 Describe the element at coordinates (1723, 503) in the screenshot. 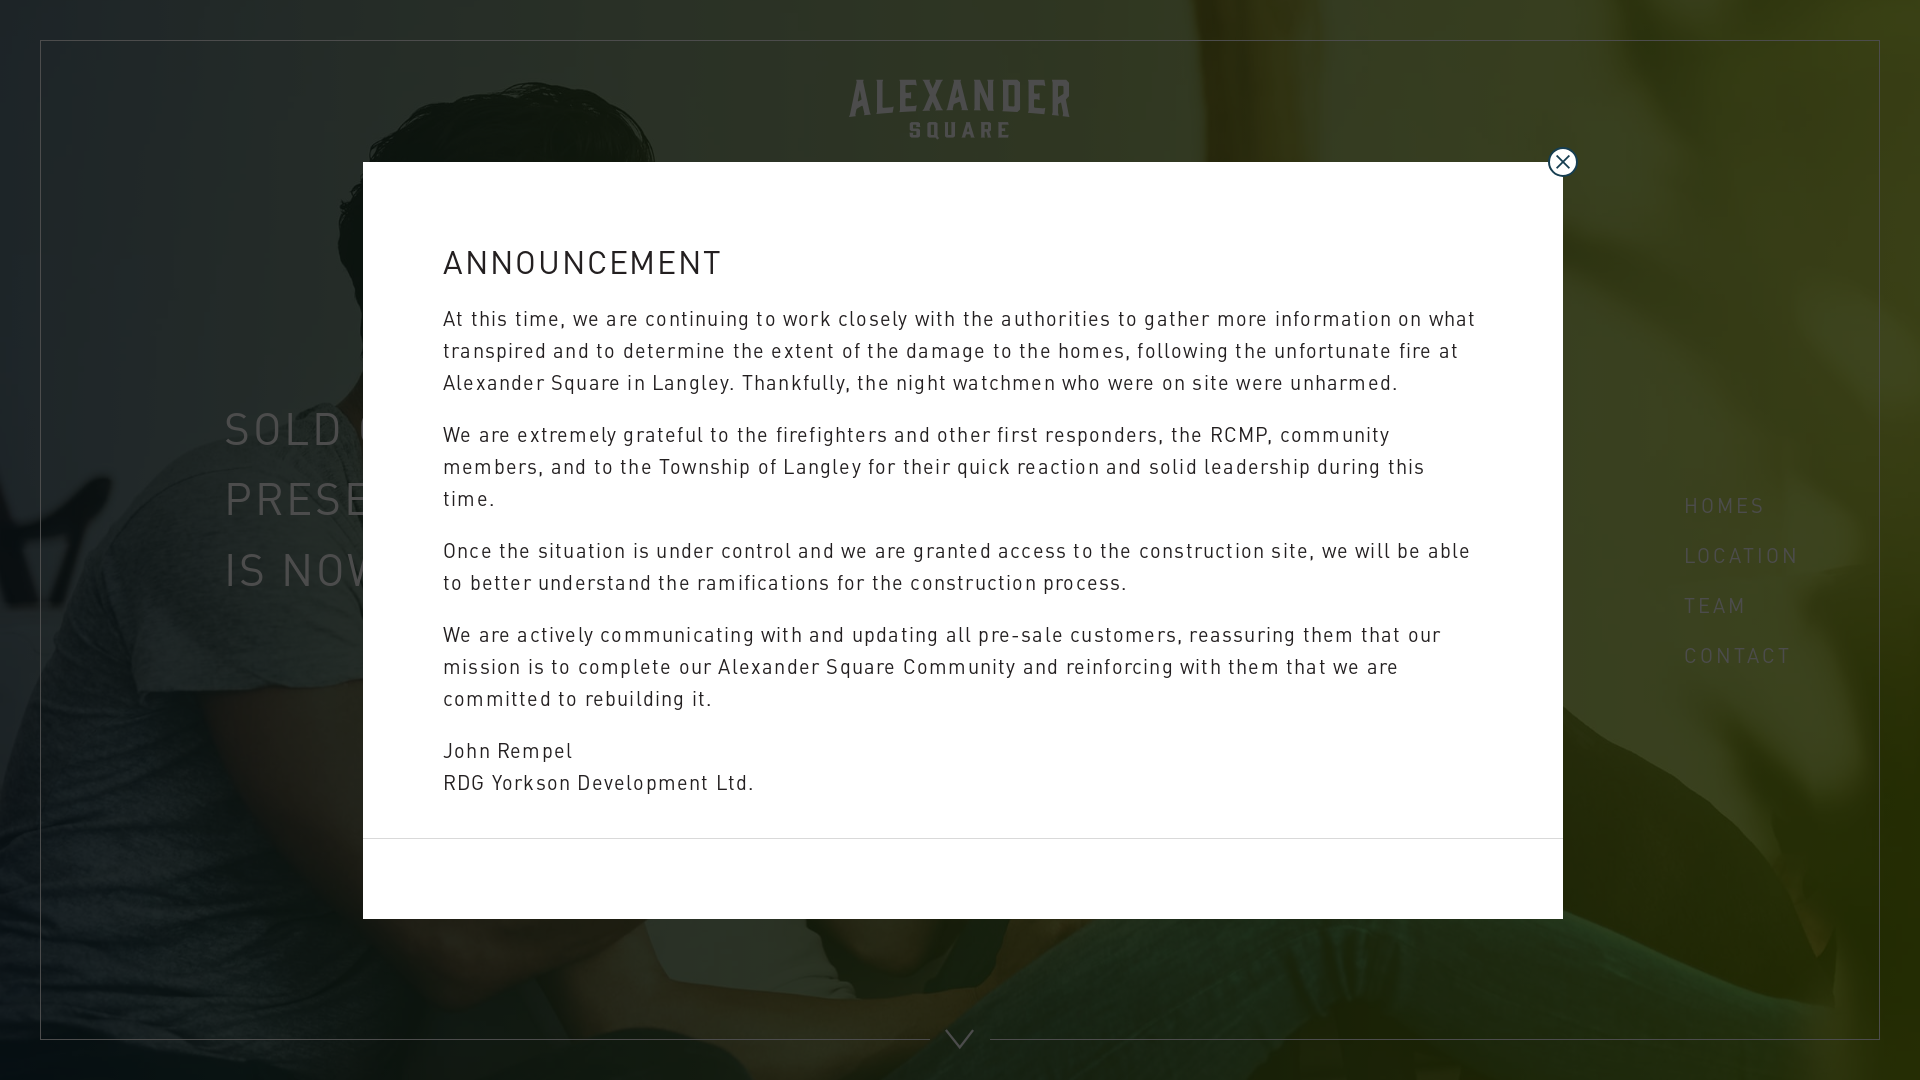

I see `'HOMES'` at that location.